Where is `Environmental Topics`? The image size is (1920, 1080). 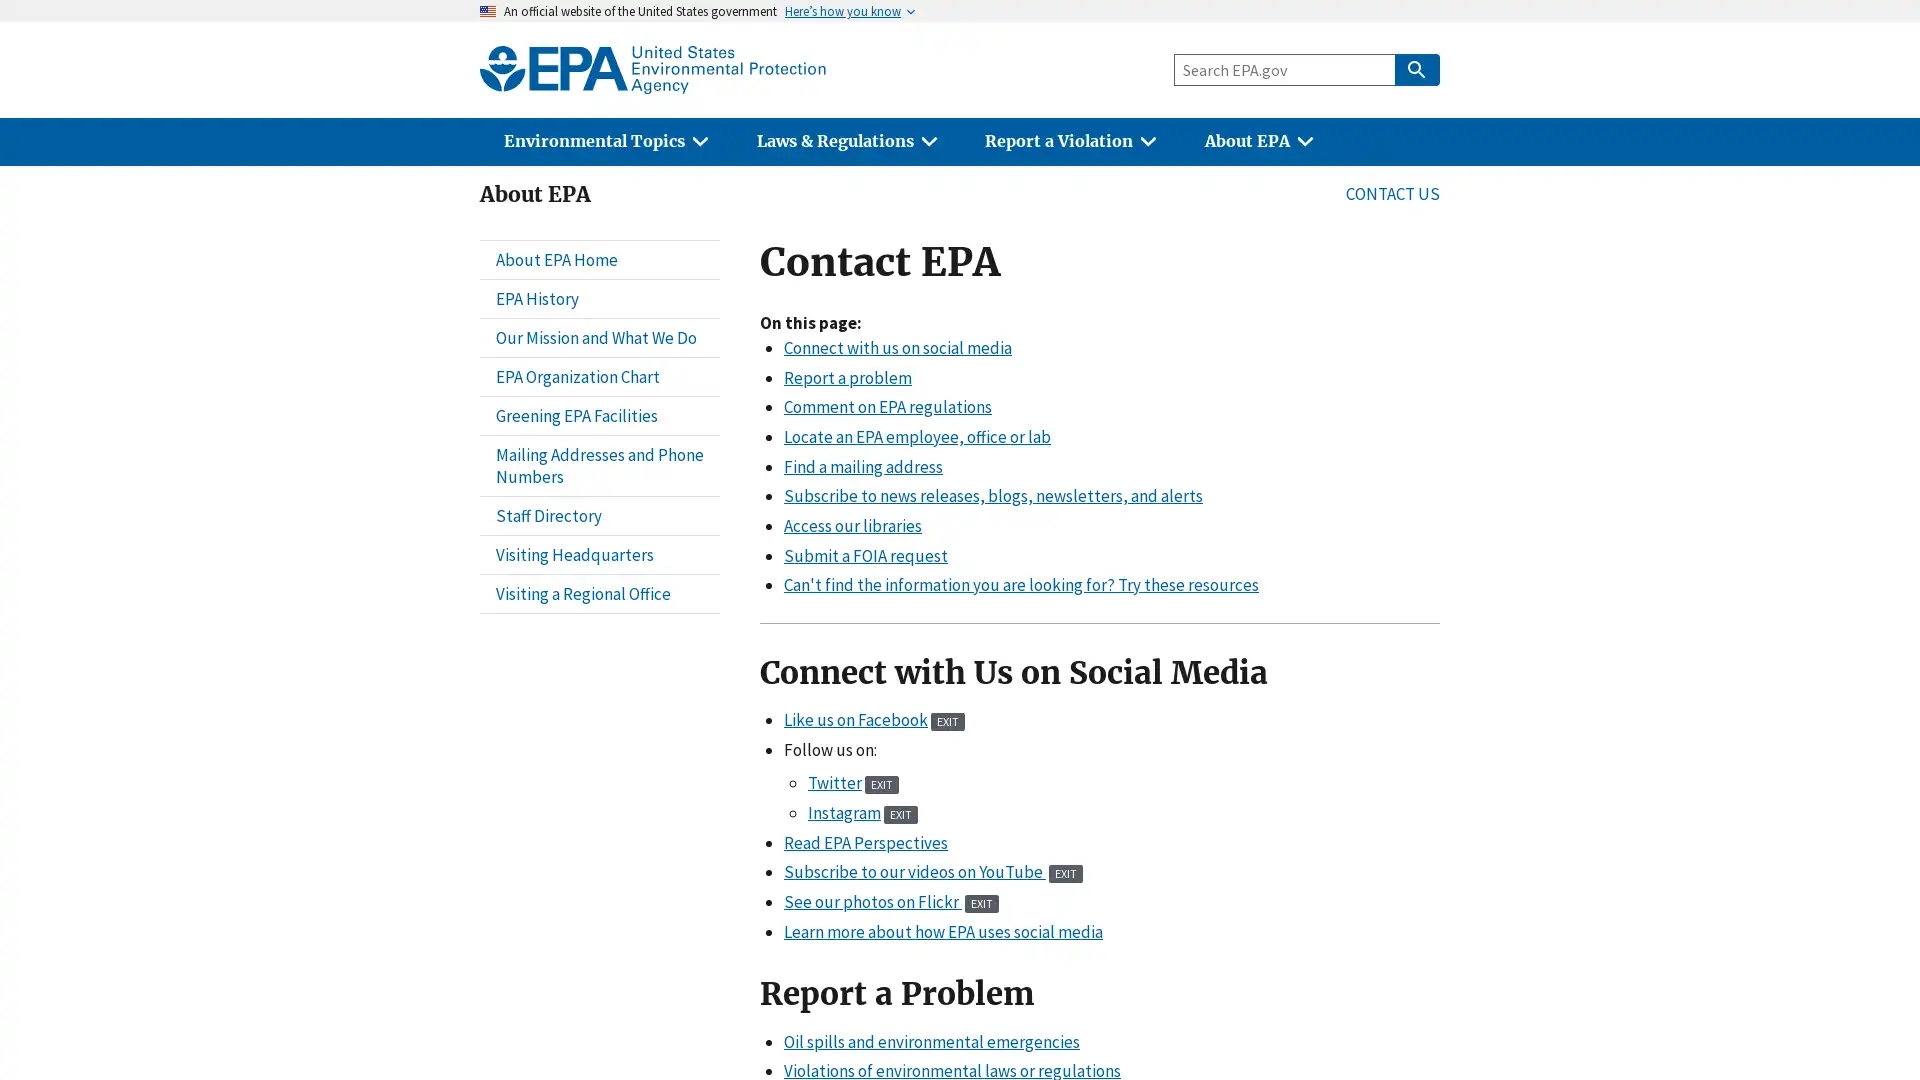 Environmental Topics is located at coordinates (604, 141).